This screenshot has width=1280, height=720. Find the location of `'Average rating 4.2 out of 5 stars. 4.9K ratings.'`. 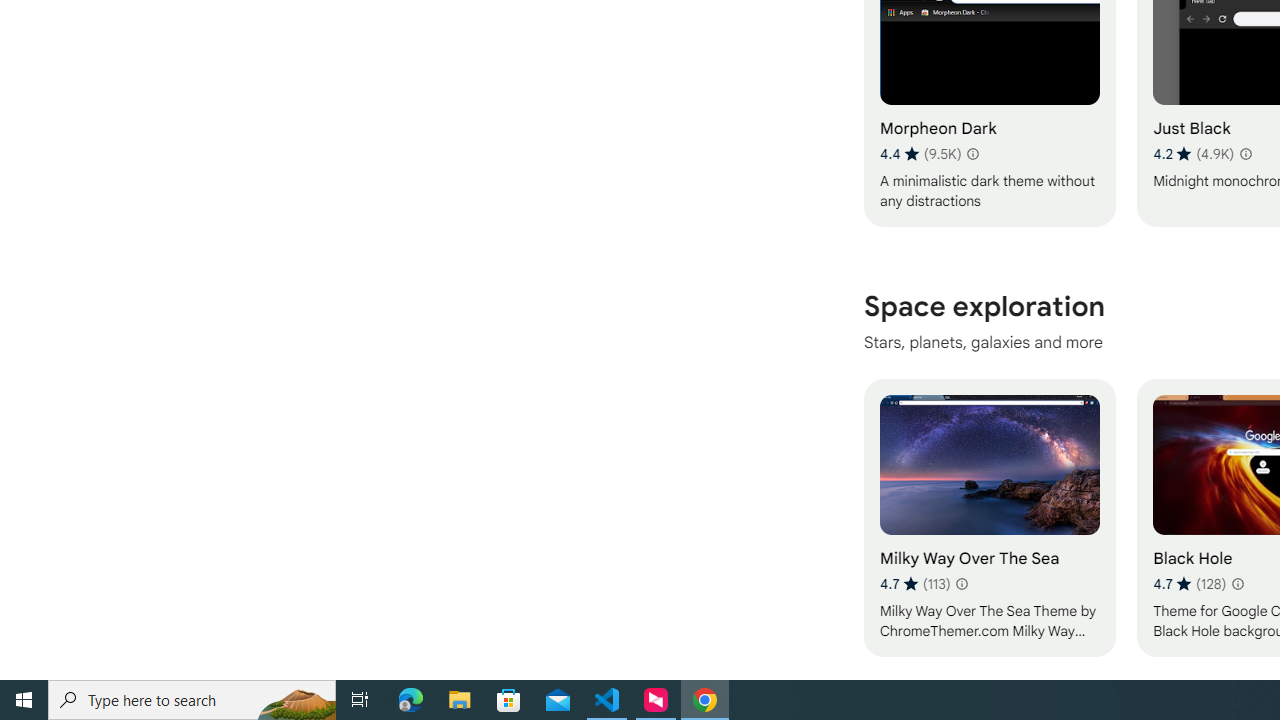

'Average rating 4.2 out of 5 stars. 4.9K ratings.' is located at coordinates (1192, 153).